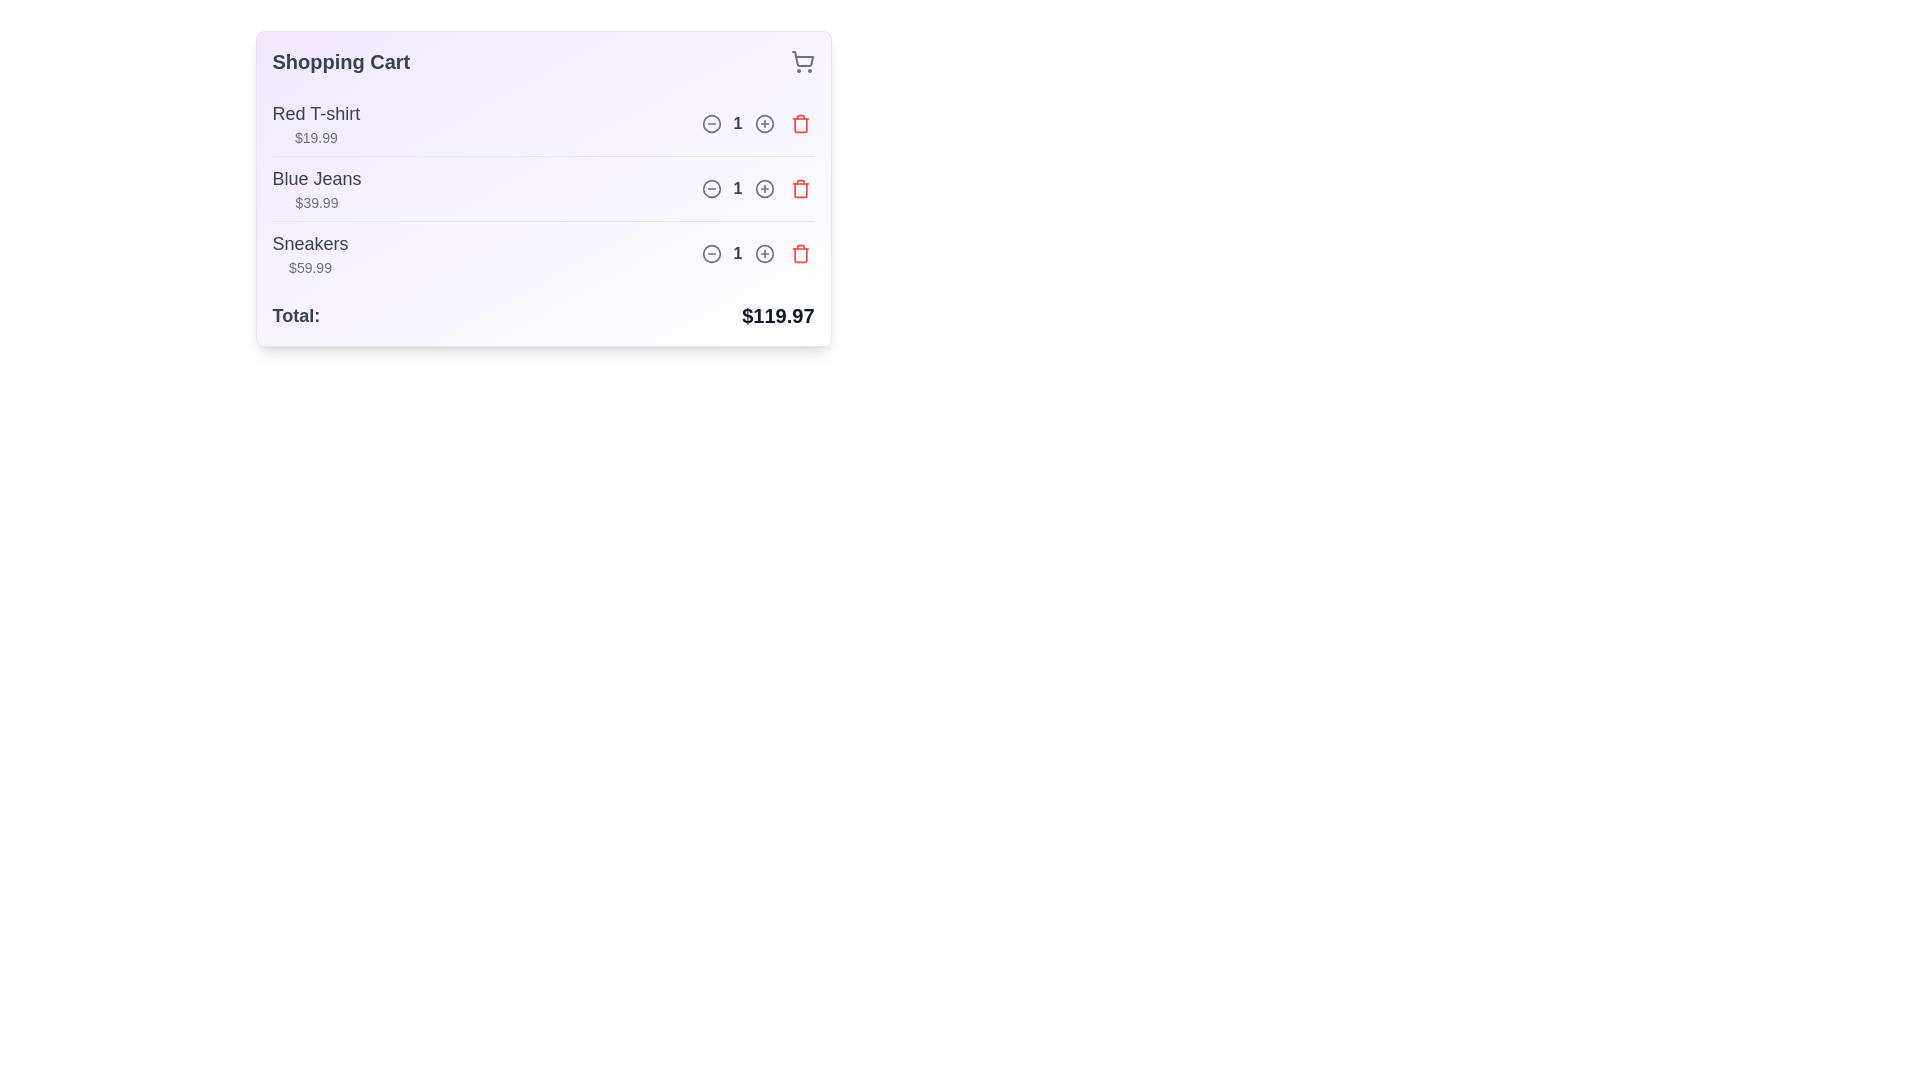 The width and height of the screenshot is (1920, 1080). Describe the element at coordinates (763, 253) in the screenshot. I see `the circular plus button located in the right segment of the sneakers row in the shopping cart interface to increase the item quantity` at that location.